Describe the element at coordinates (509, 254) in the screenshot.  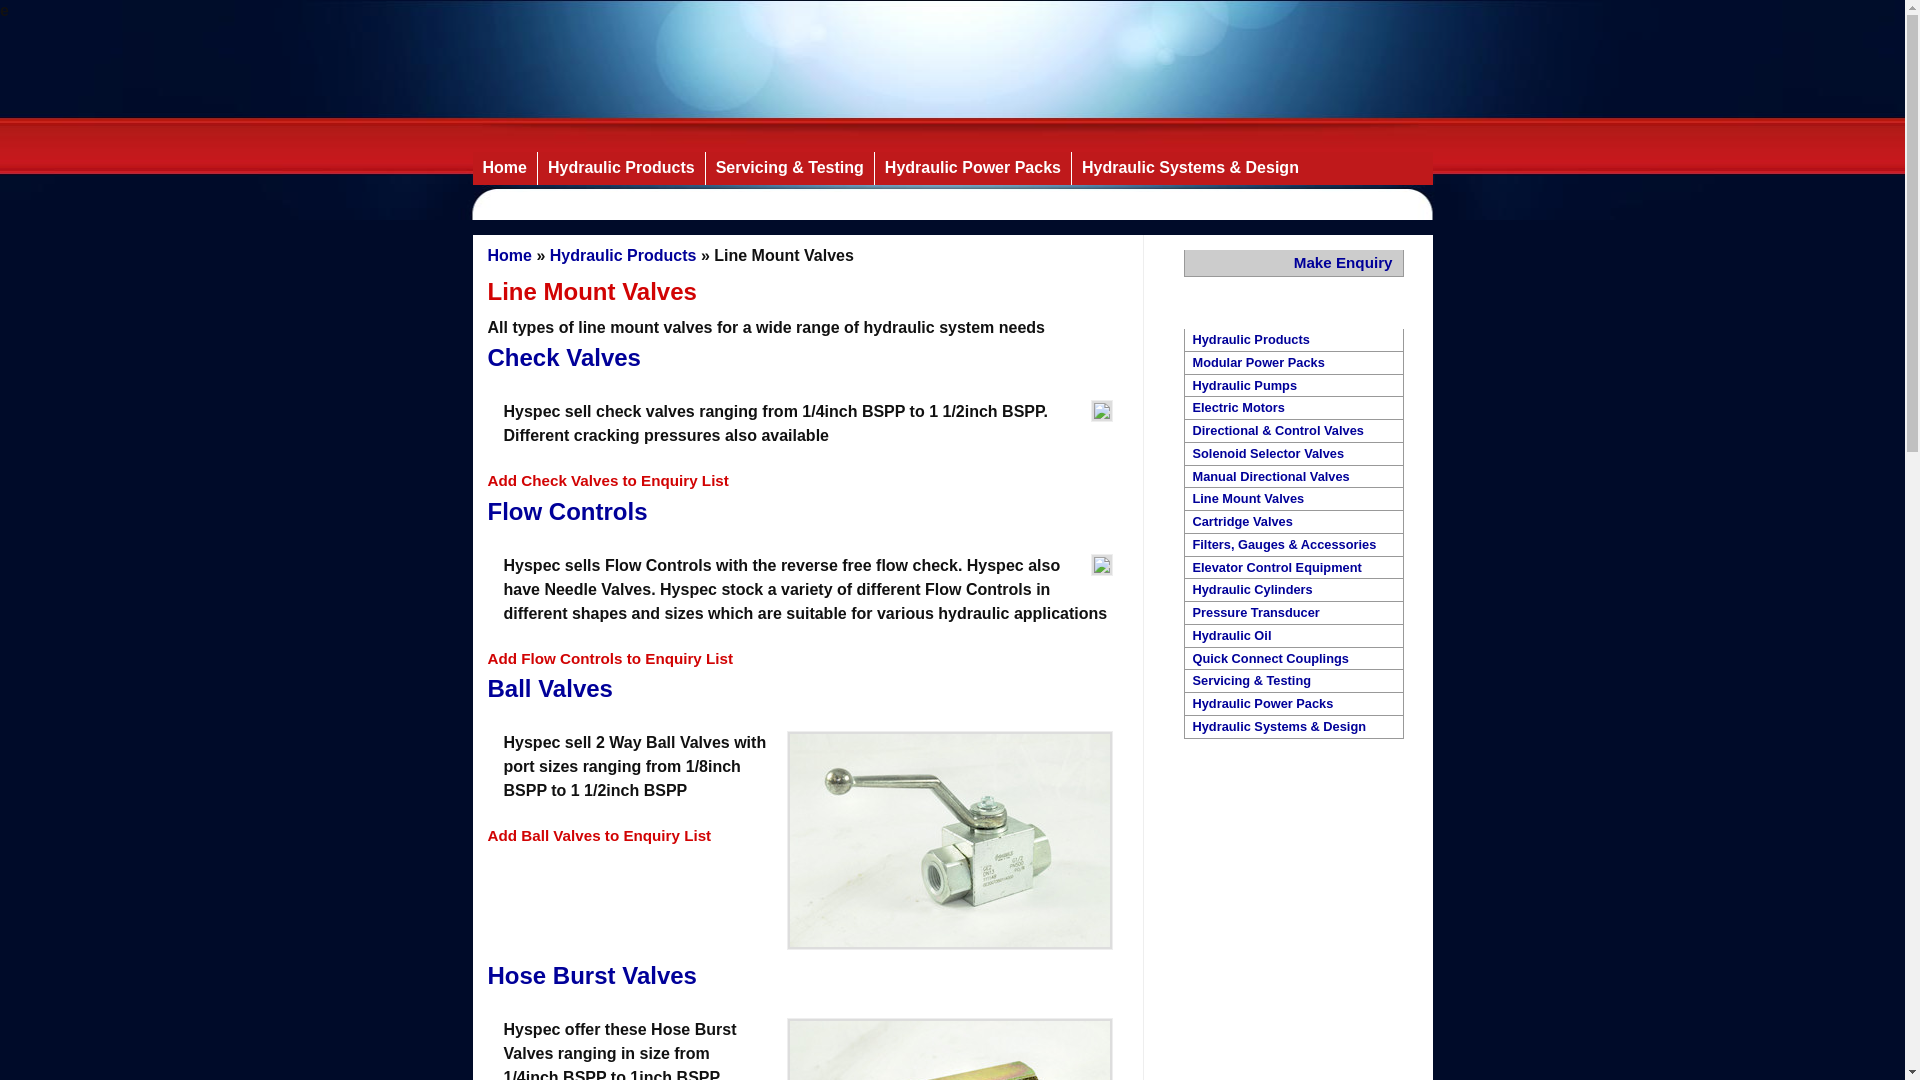
I see `'Home'` at that location.